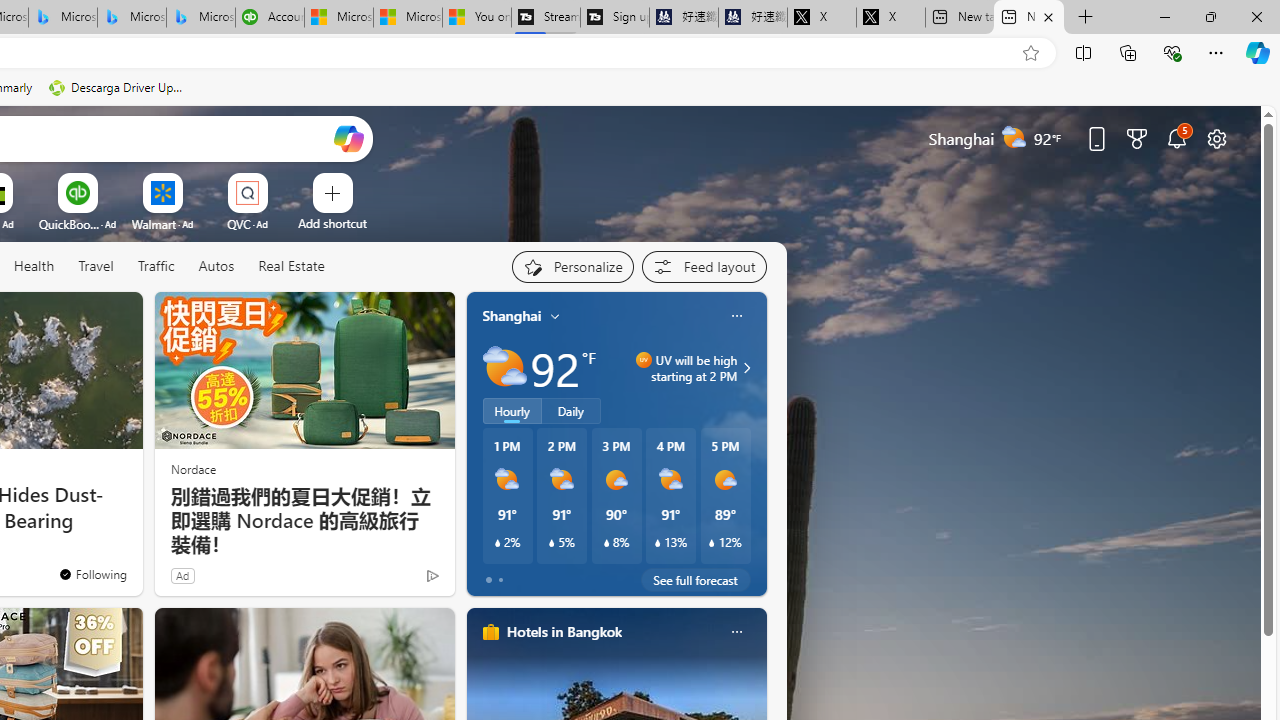 Image resolution: width=1280 pixels, height=720 pixels. I want to click on 'Microsoft Start Sports', so click(338, 17).